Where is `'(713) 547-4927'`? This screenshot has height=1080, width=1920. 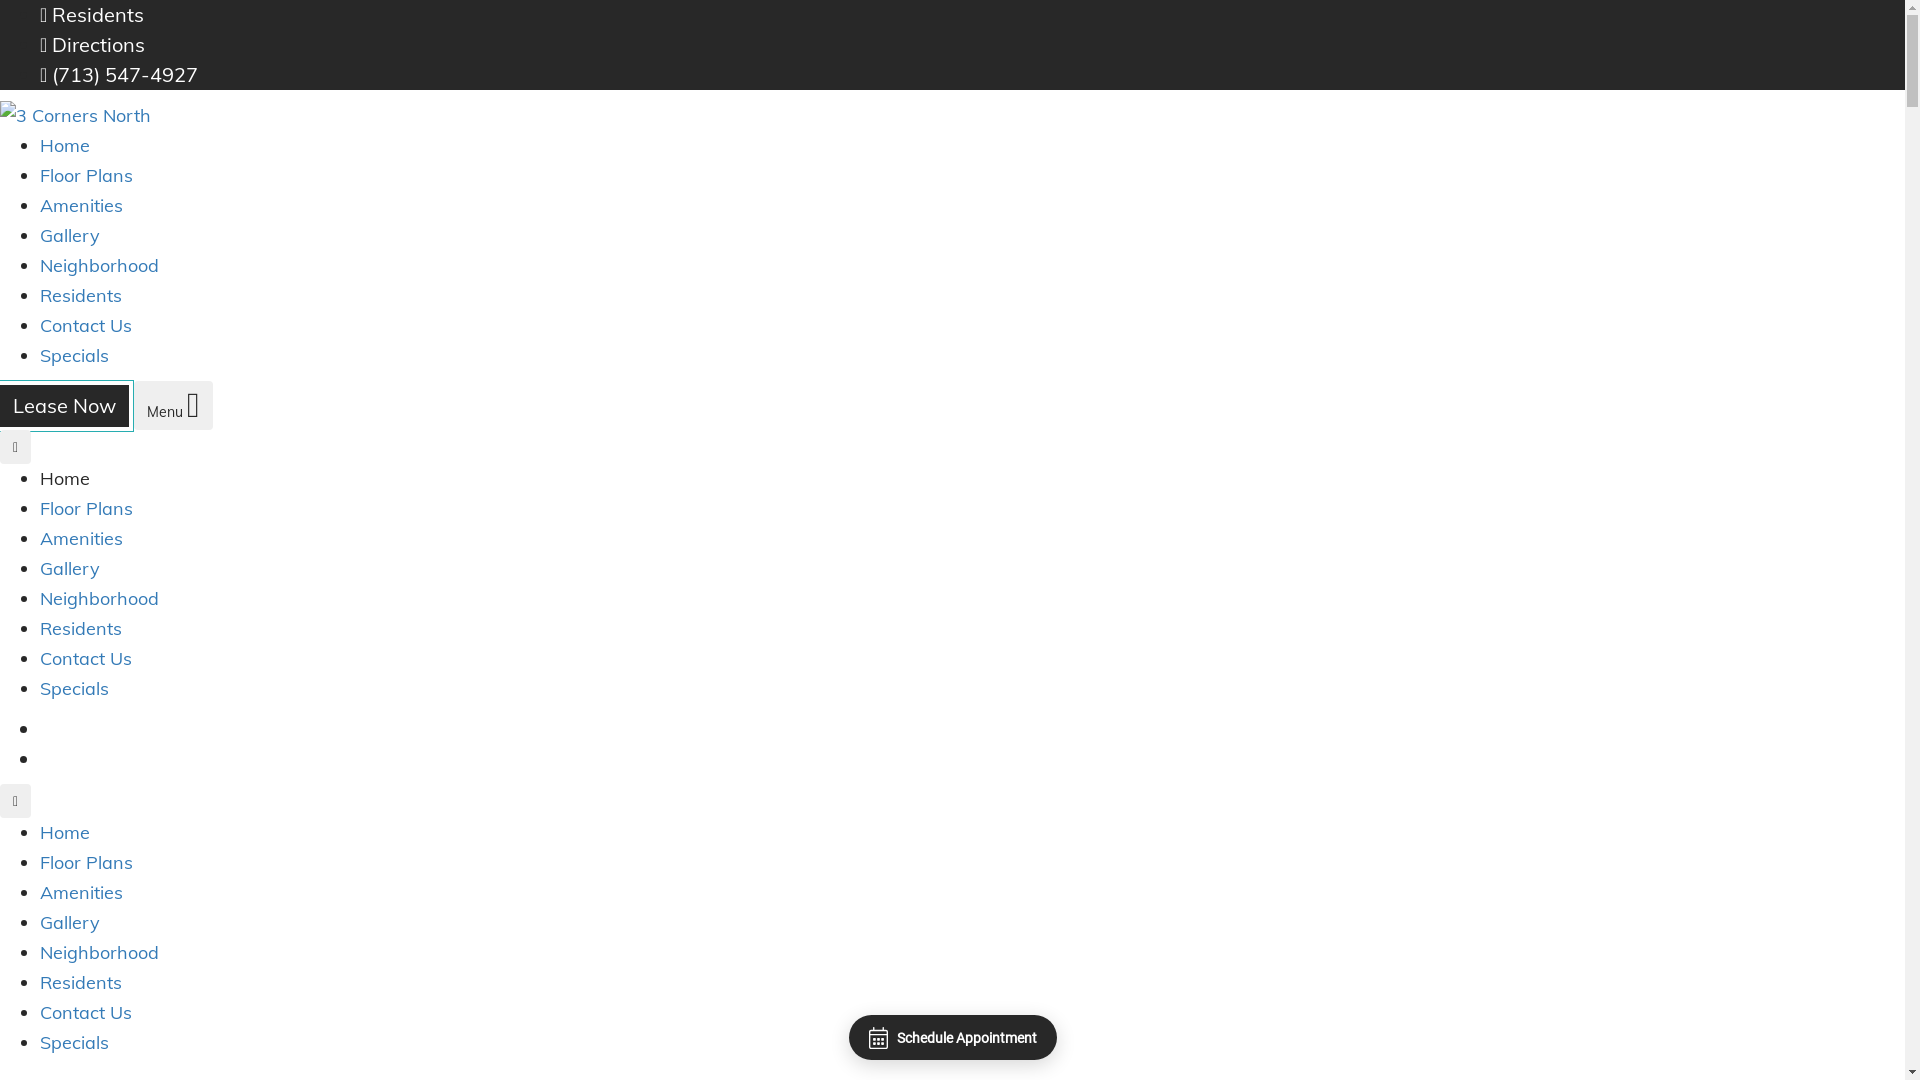 '(713) 547-4927' is located at coordinates (39, 73).